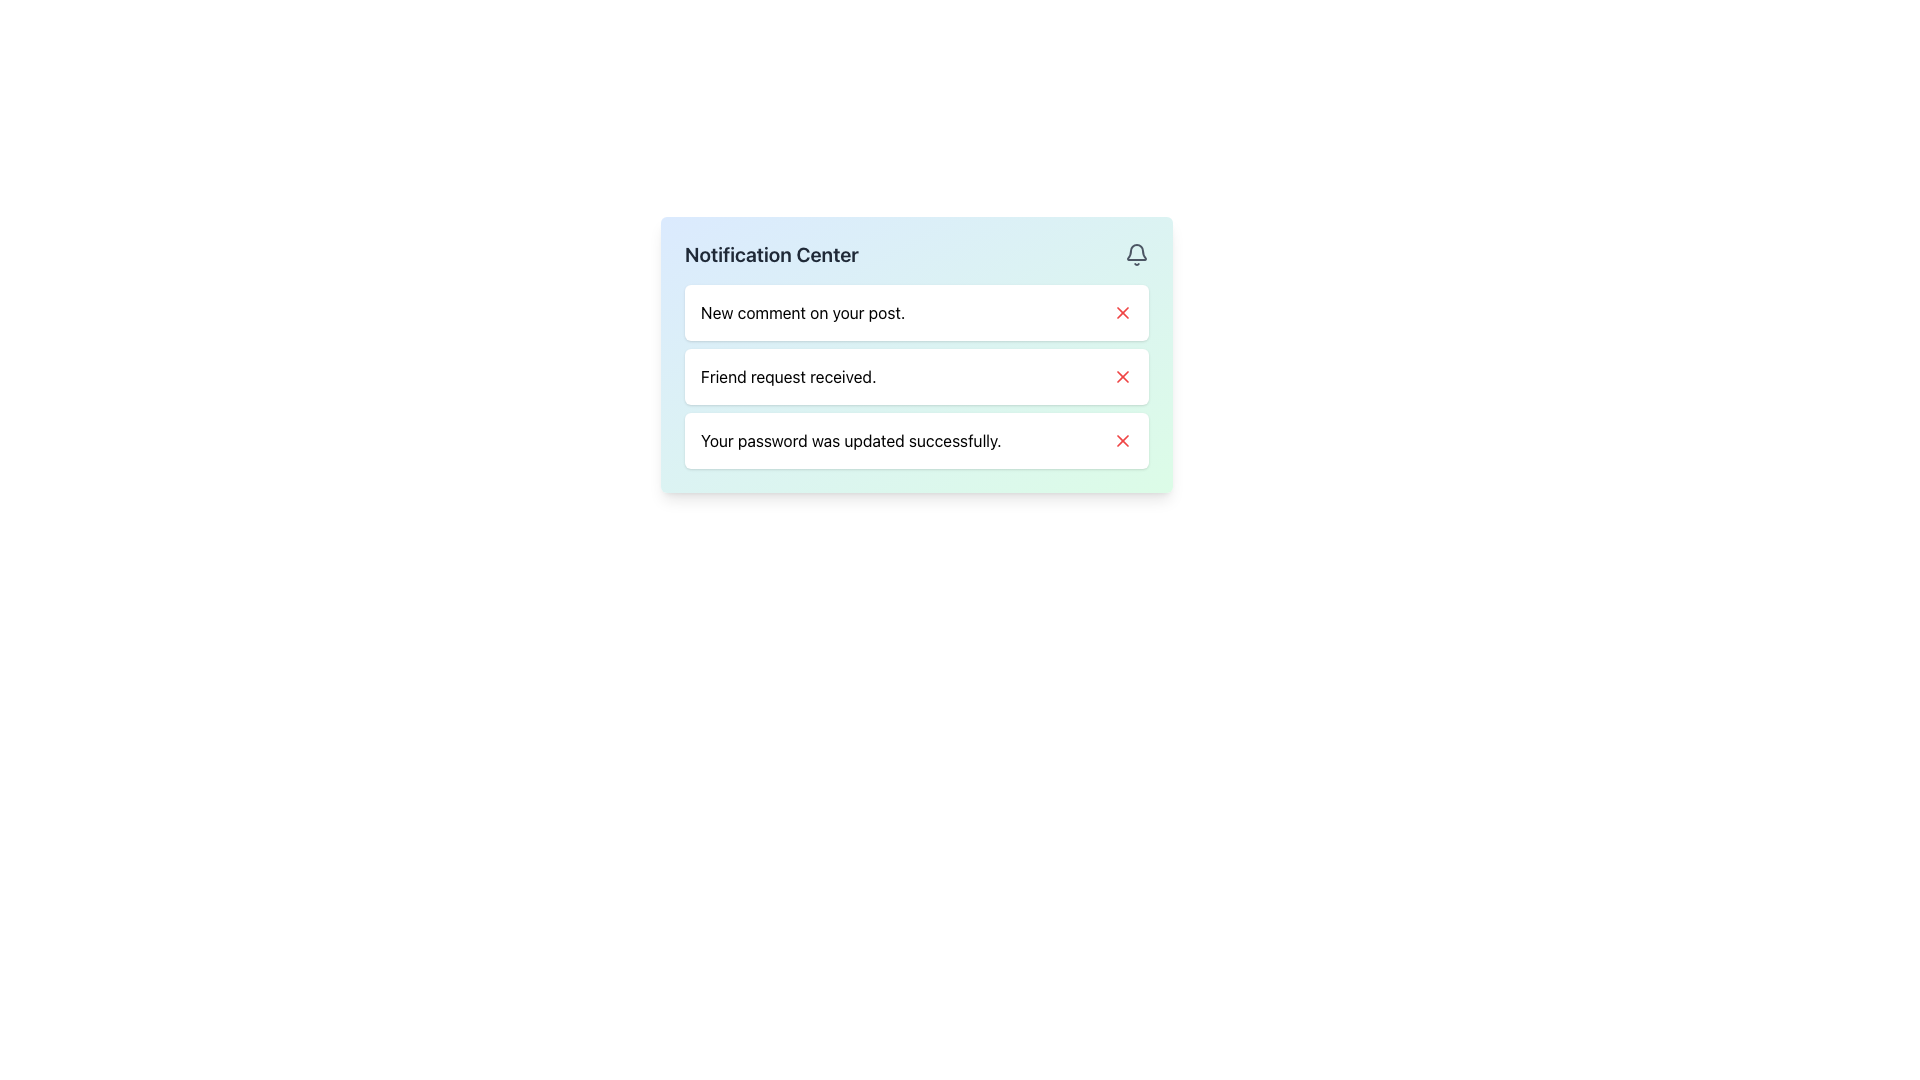 This screenshot has height=1080, width=1920. I want to click on the close button located at the top-right corner of the 'Friend request received.' notification to observe its visual hover effect, so click(1123, 377).